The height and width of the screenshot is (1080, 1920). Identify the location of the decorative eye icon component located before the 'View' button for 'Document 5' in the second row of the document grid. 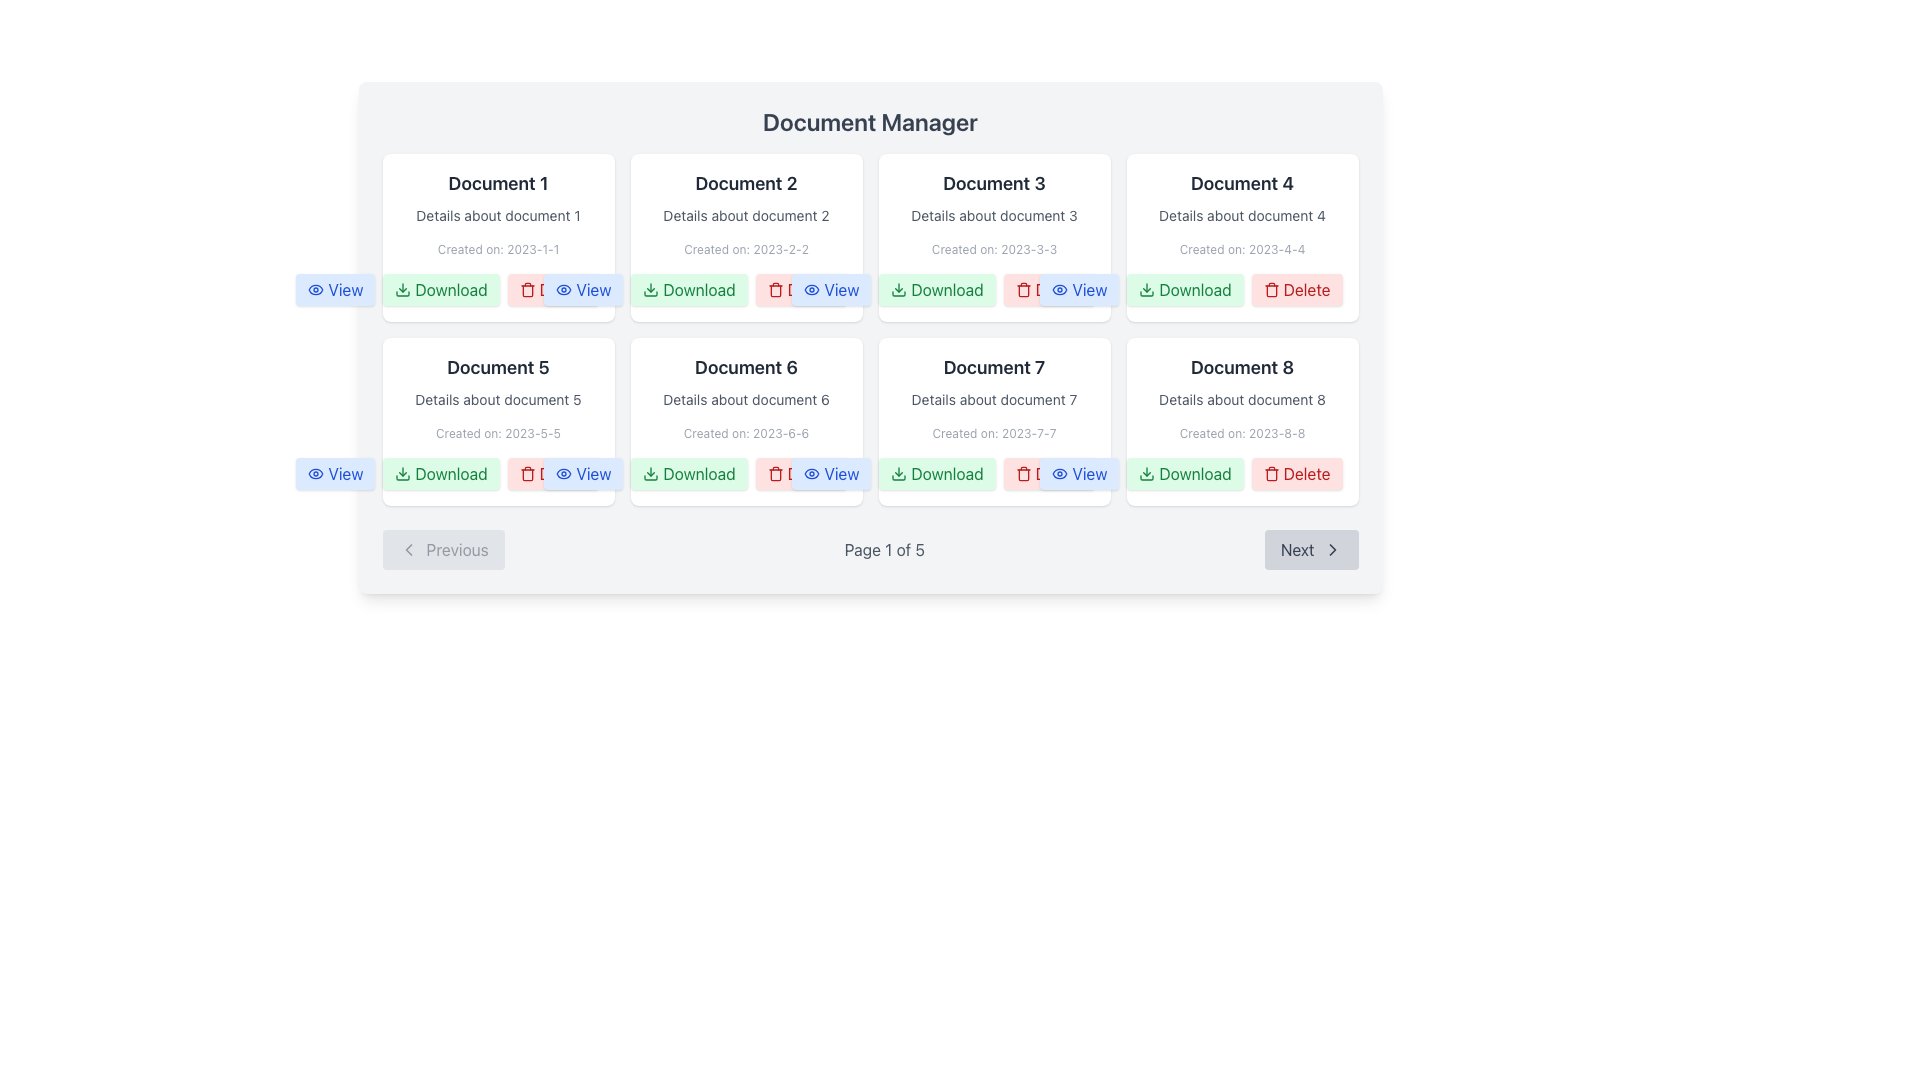
(563, 474).